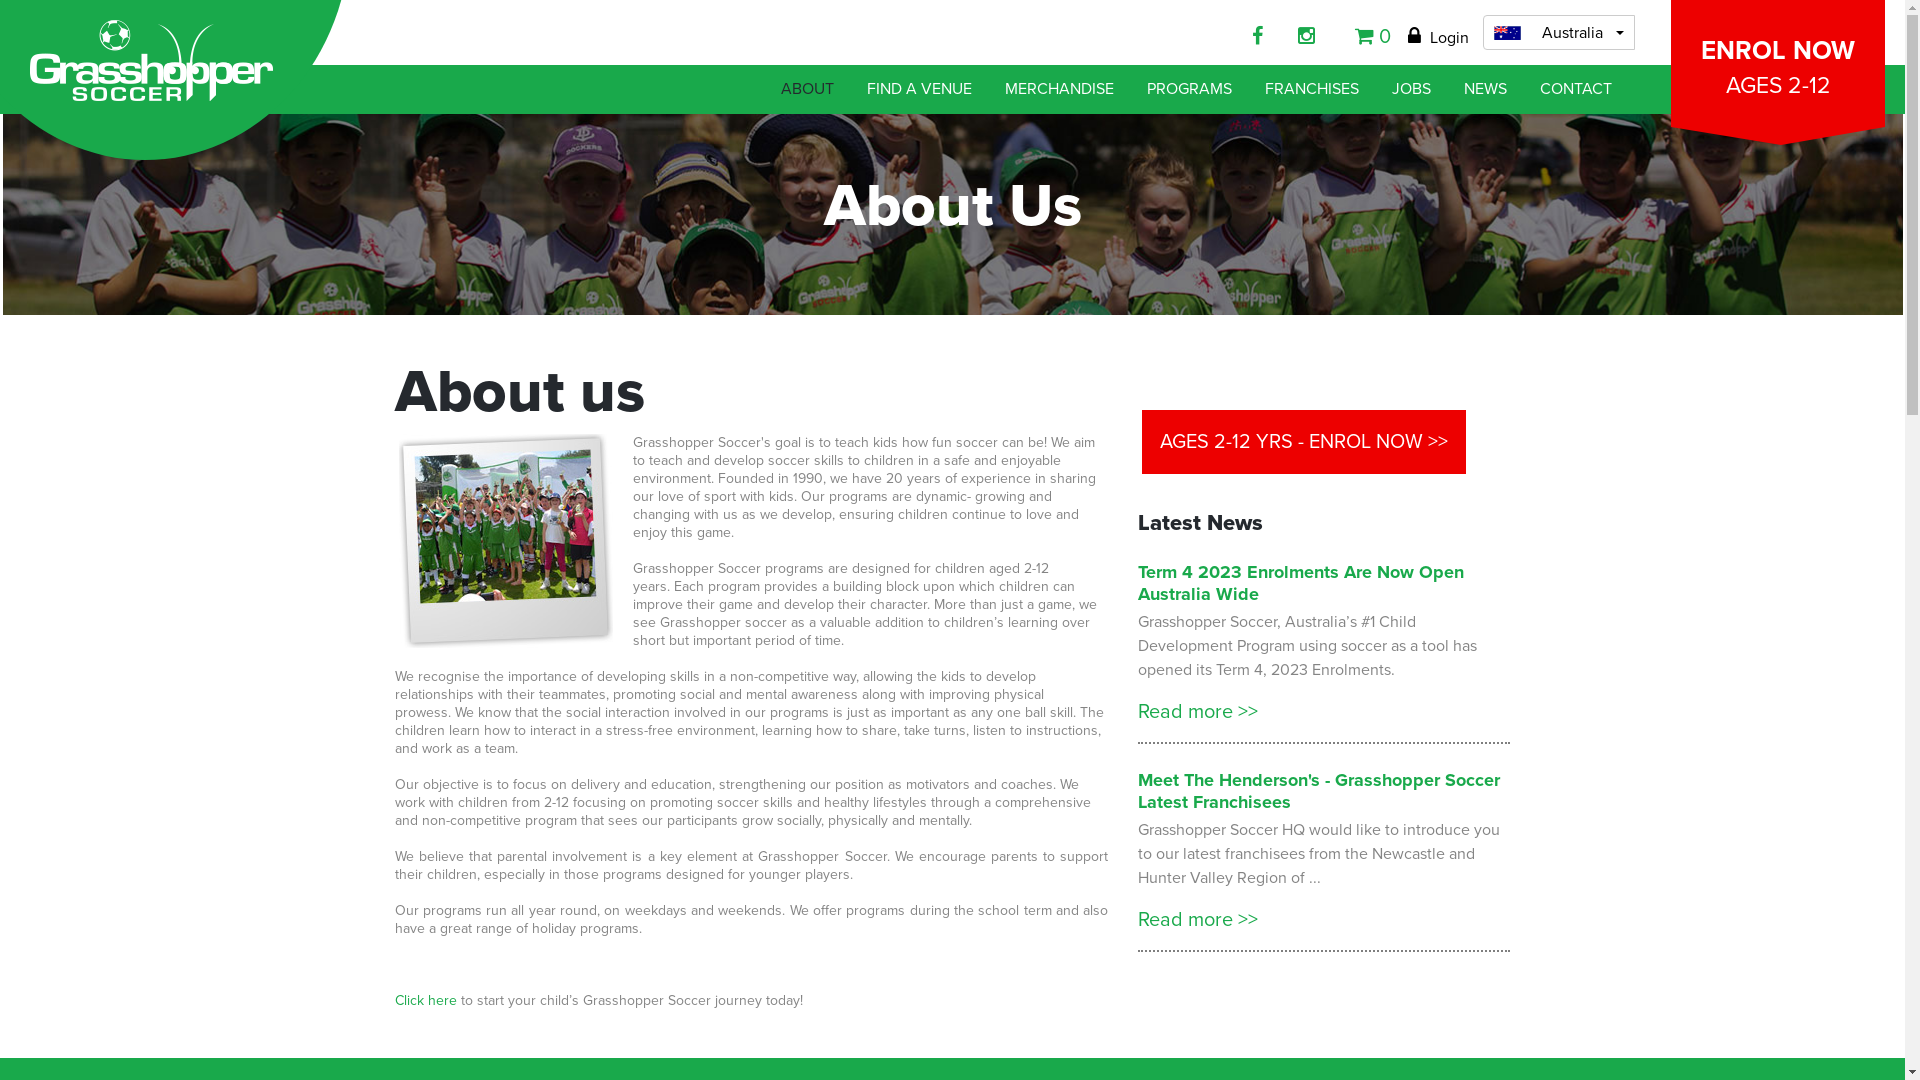 This screenshot has height=1080, width=1920. What do you see at coordinates (1189, 88) in the screenshot?
I see `'PROGRAMS'` at bounding box center [1189, 88].